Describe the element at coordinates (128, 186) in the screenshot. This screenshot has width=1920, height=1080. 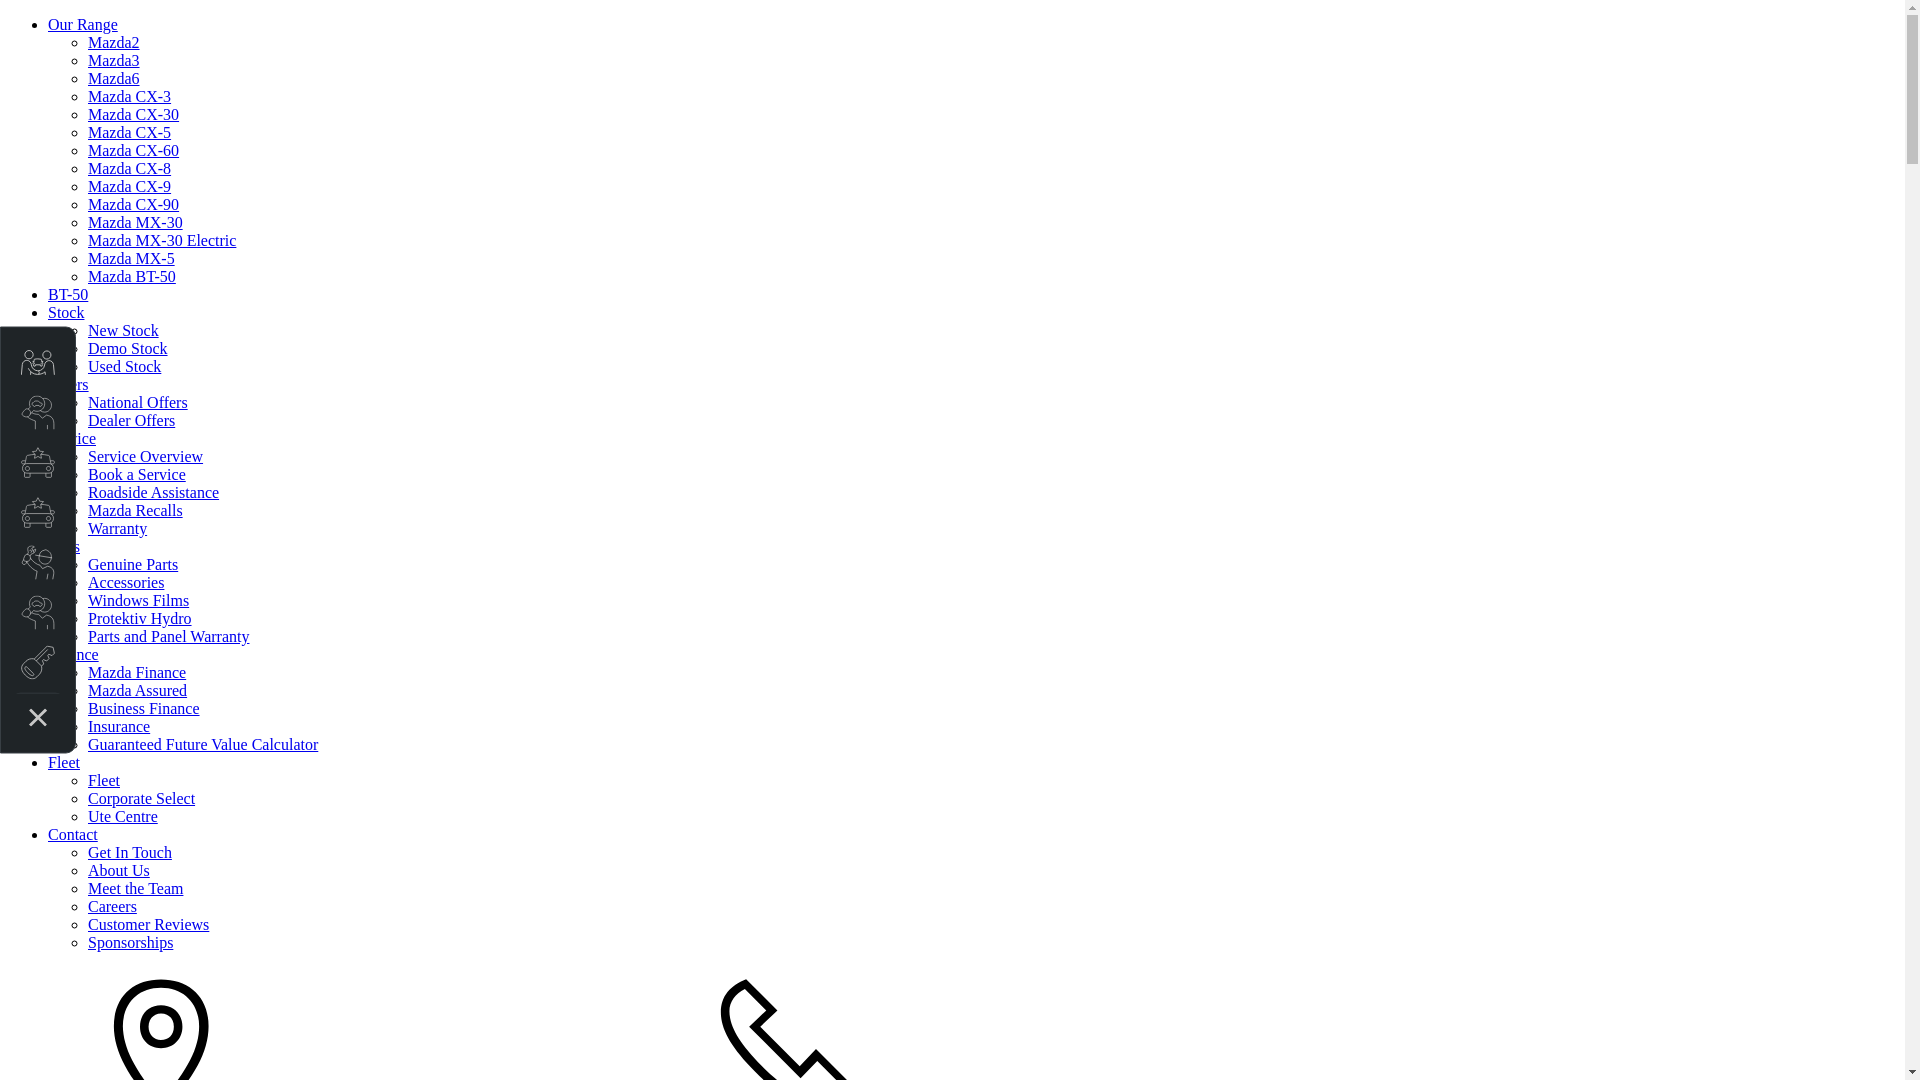
I see `'Mazda CX-9'` at that location.